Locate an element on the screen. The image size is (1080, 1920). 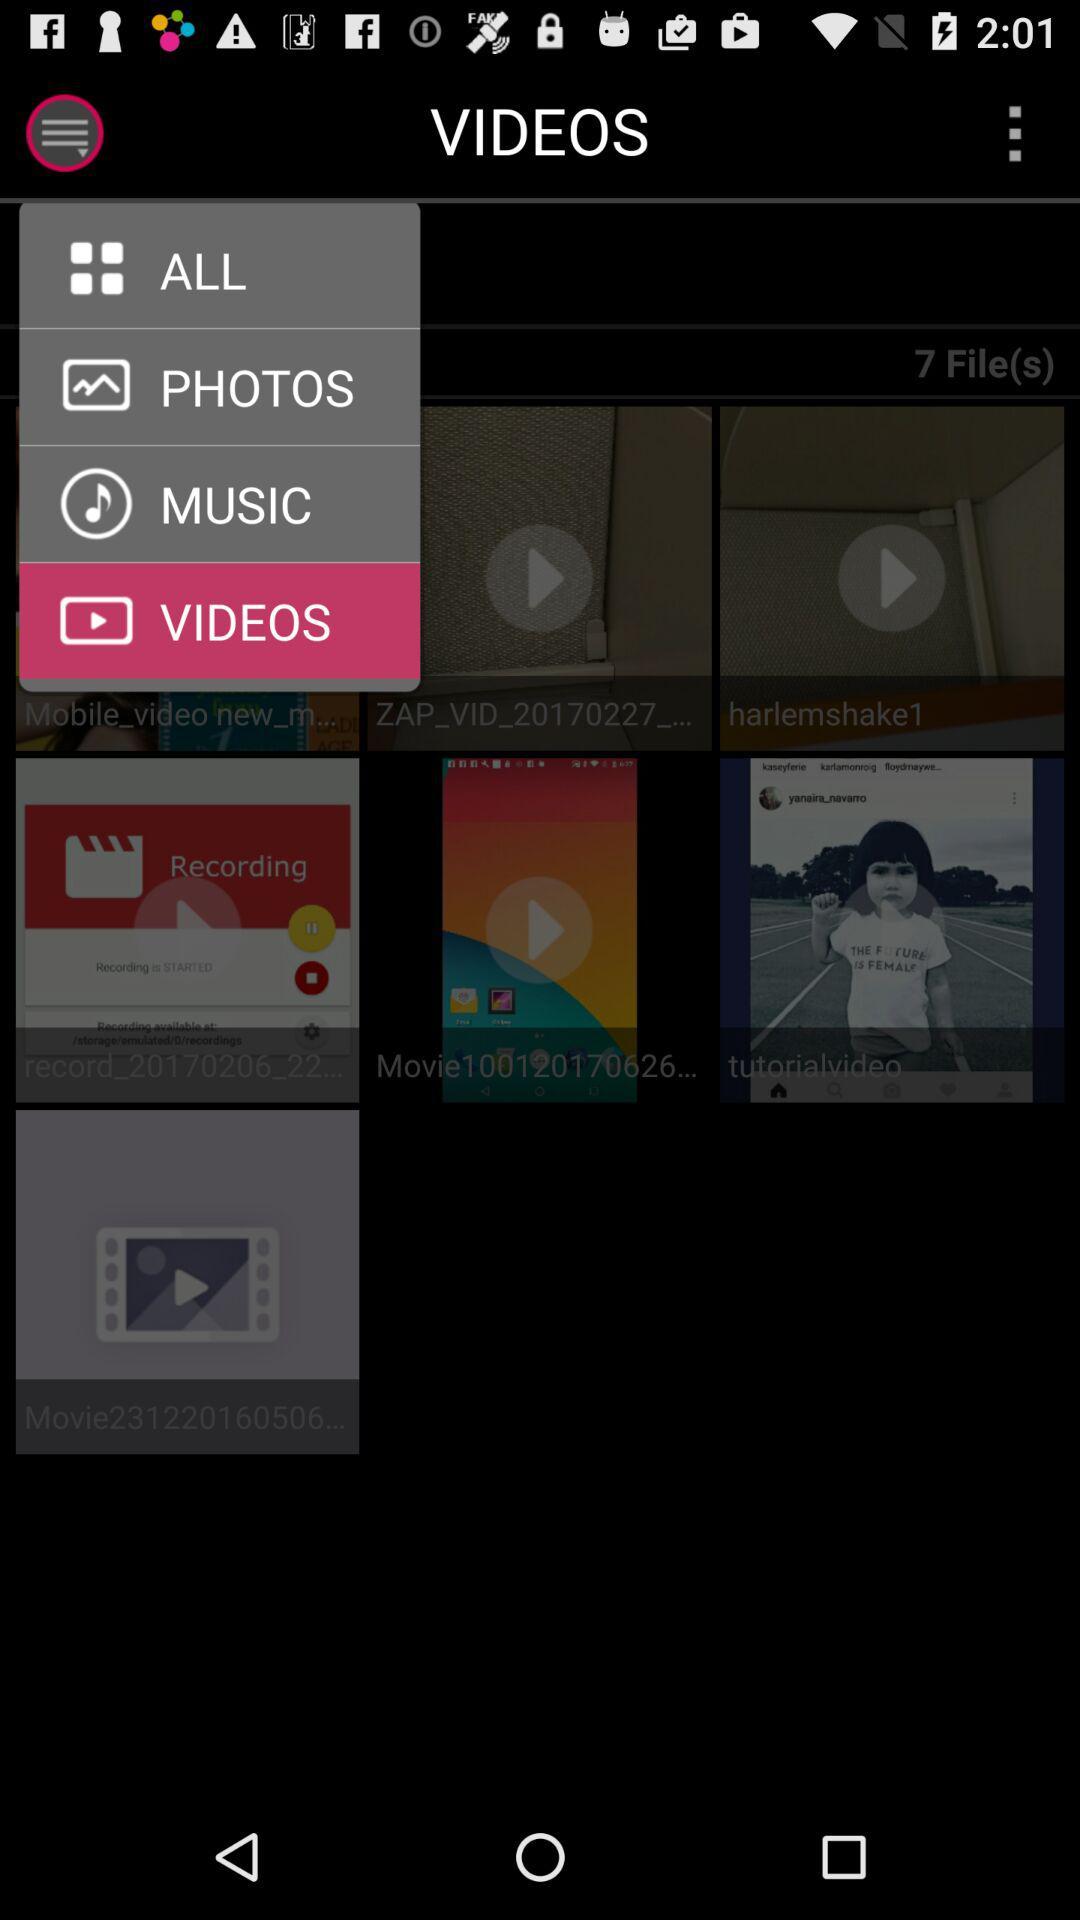
shows photo option is located at coordinates (219, 444).